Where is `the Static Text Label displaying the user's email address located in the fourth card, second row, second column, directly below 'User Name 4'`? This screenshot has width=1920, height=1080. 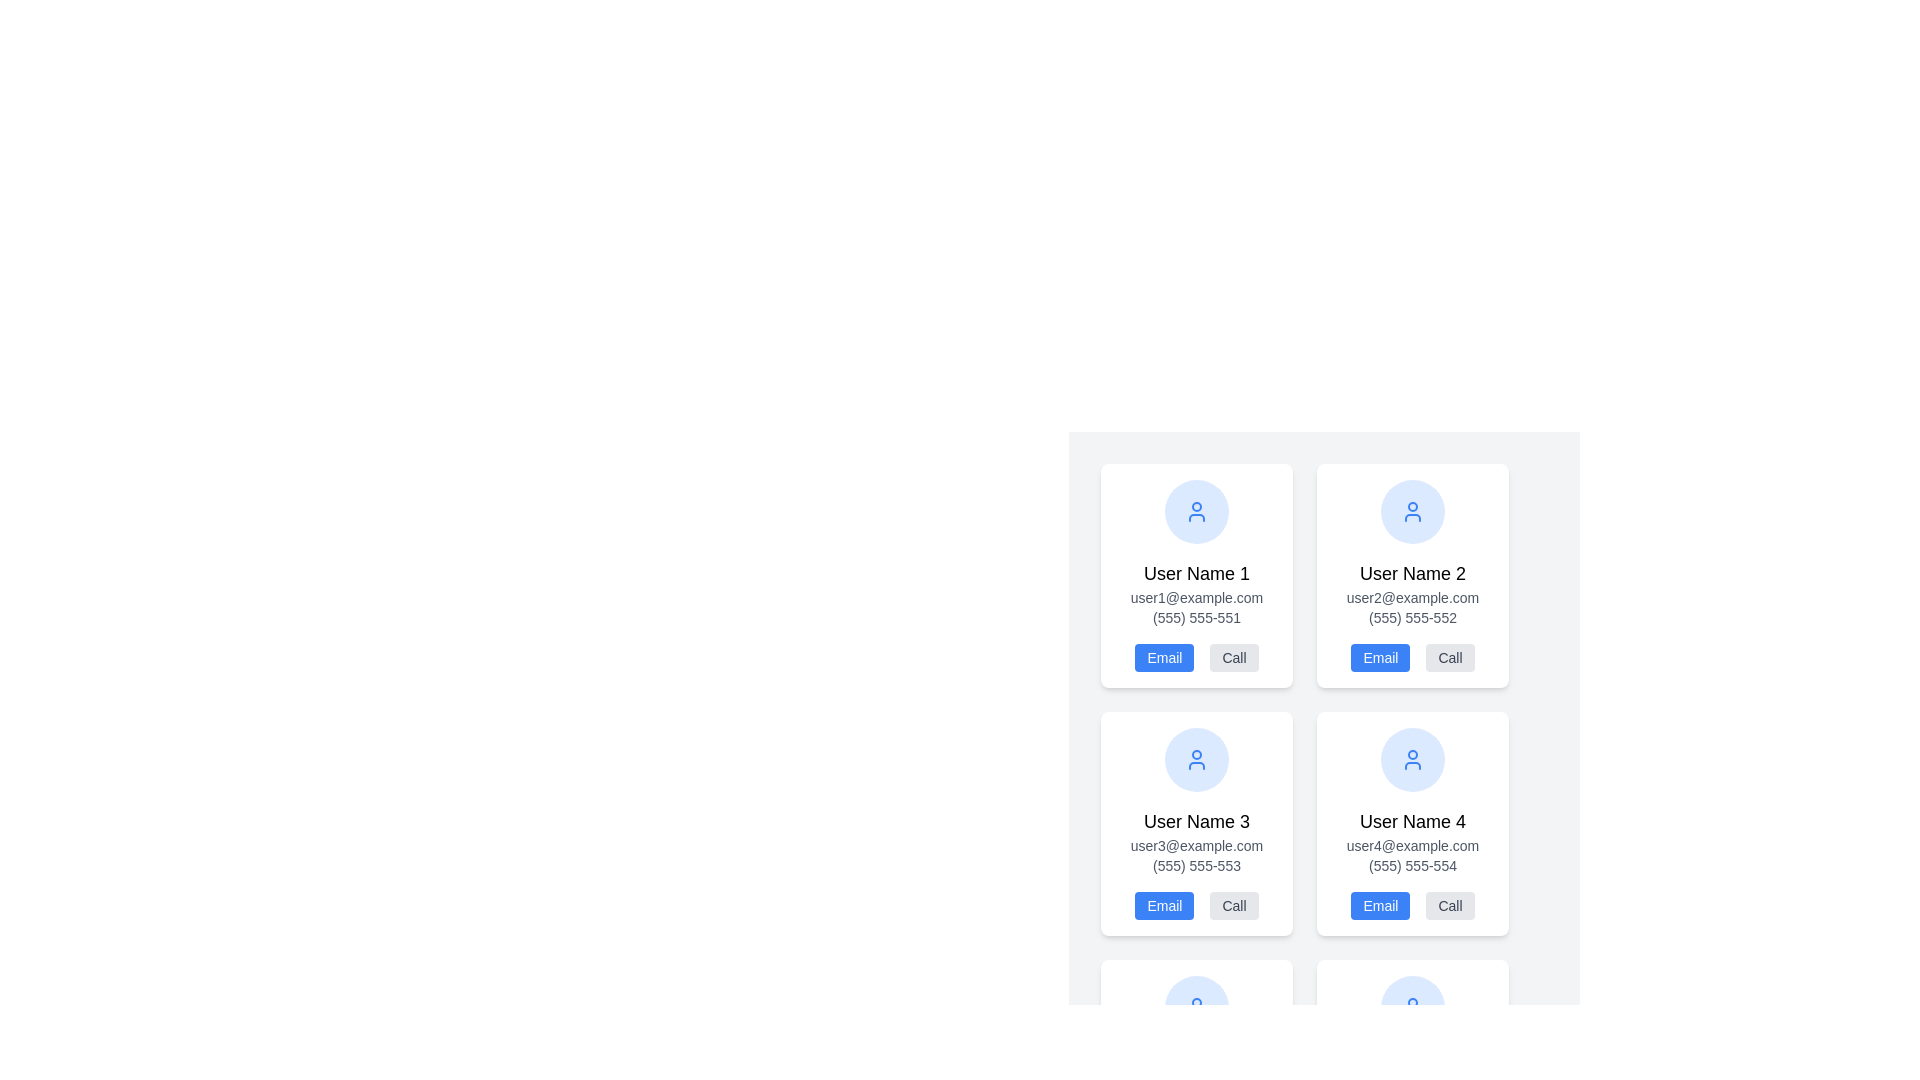 the Static Text Label displaying the user's email address located in the fourth card, second row, second column, directly below 'User Name 4' is located at coordinates (1411, 845).